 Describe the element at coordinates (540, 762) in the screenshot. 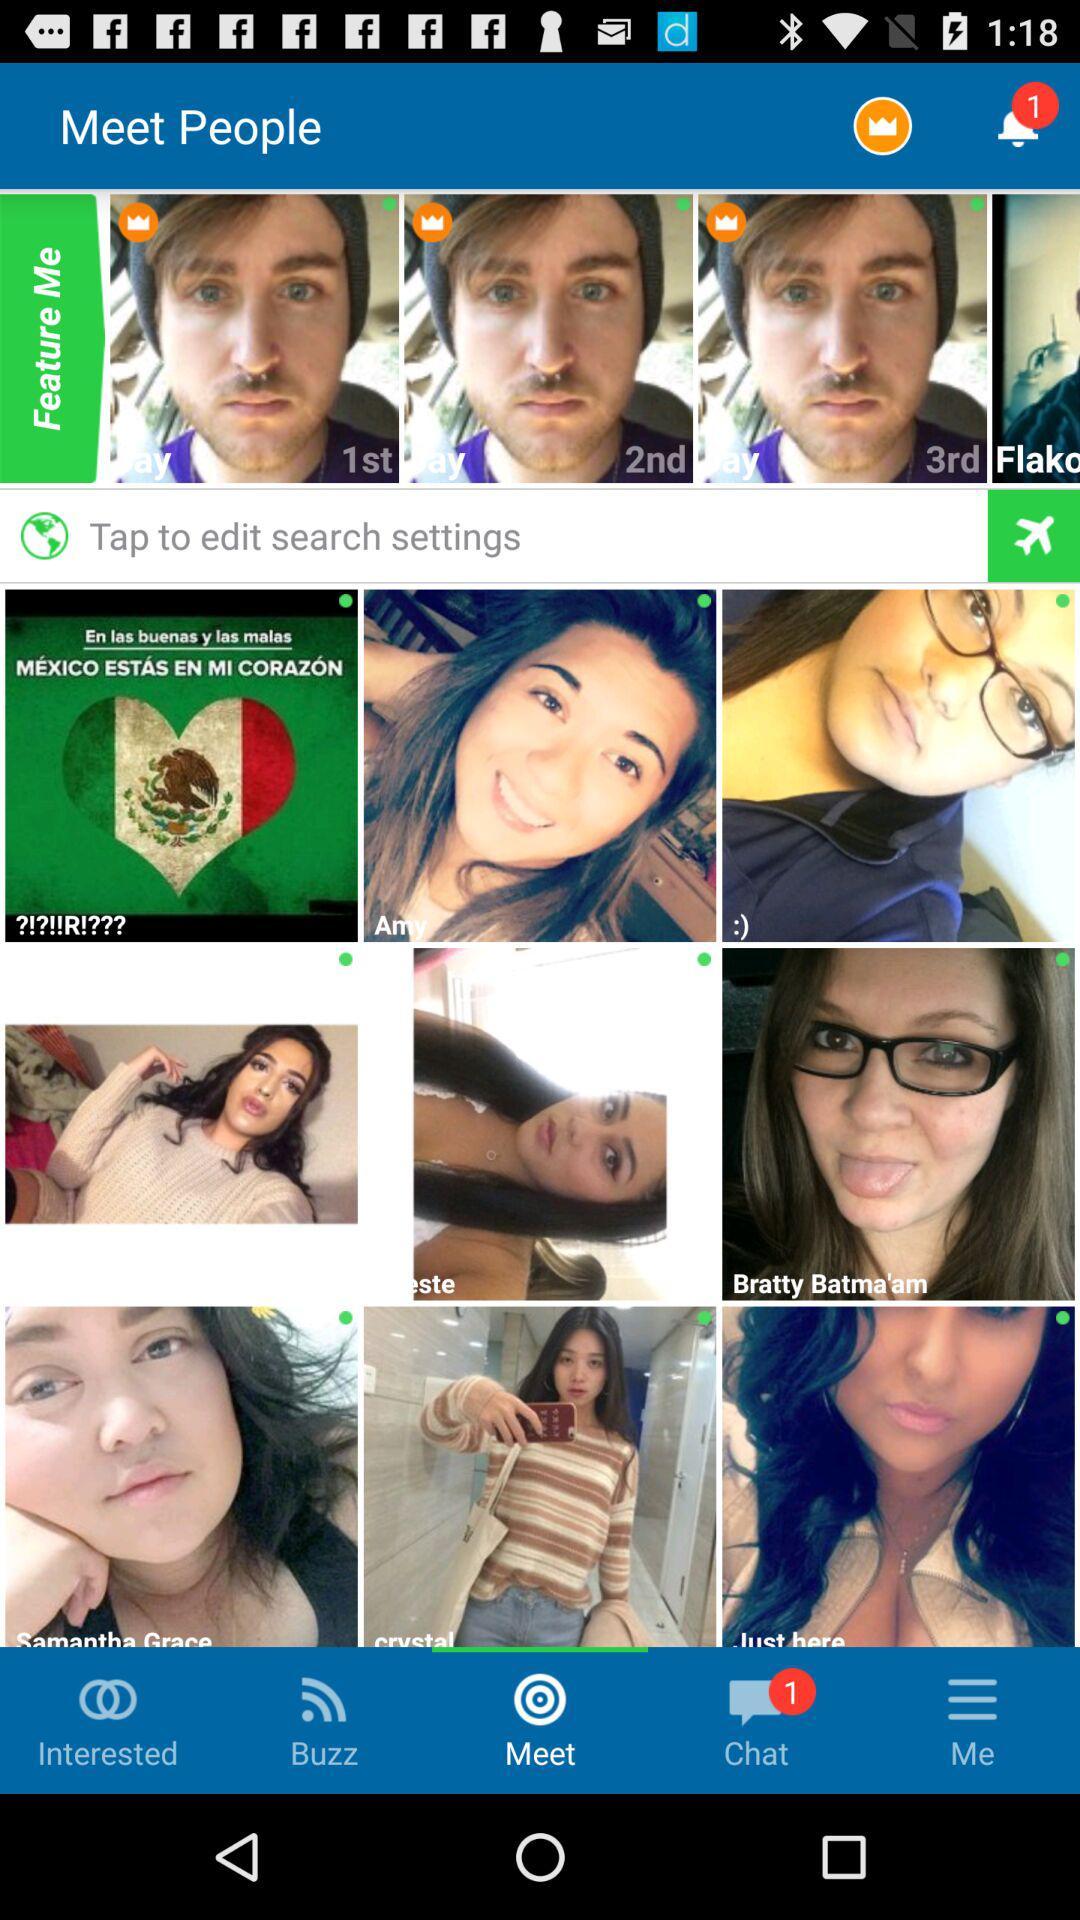

I see `the image second column second image` at that location.